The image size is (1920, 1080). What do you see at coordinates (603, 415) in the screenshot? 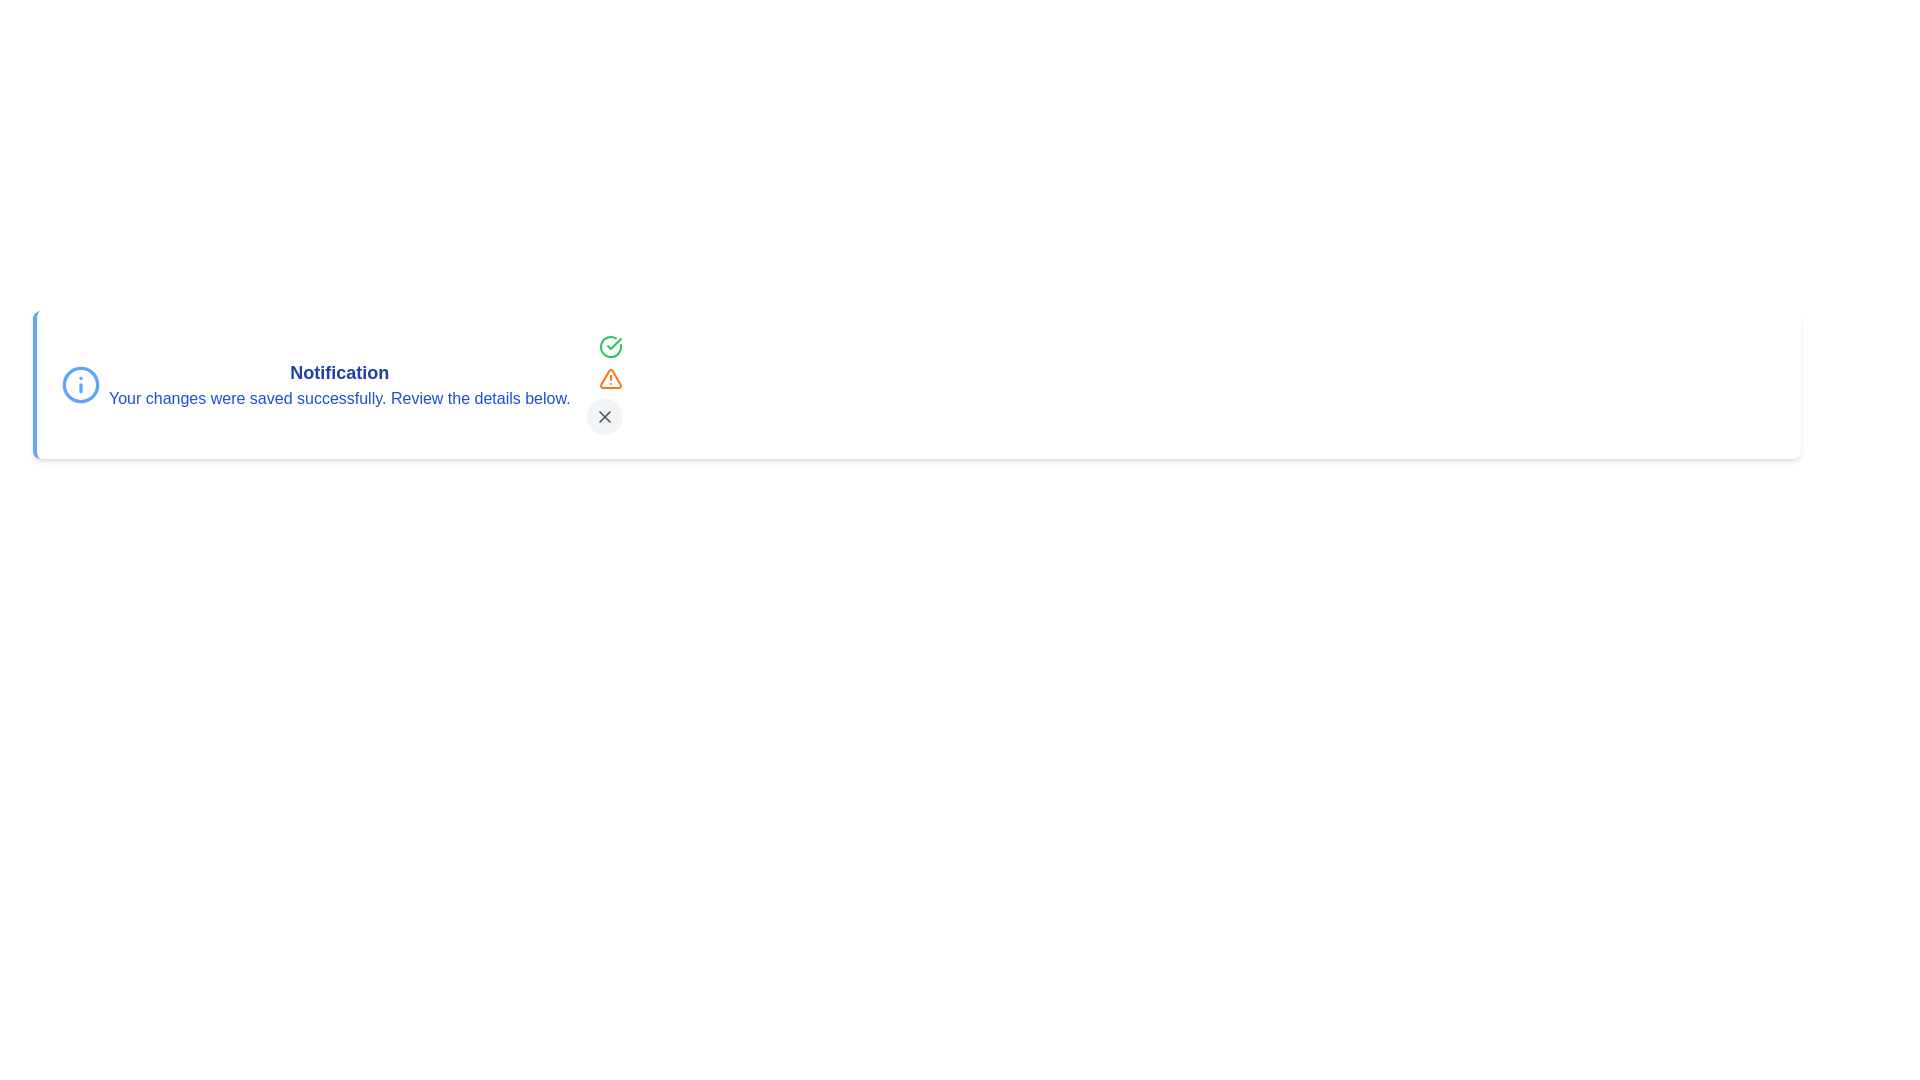
I see `close button to hide the notification` at bounding box center [603, 415].